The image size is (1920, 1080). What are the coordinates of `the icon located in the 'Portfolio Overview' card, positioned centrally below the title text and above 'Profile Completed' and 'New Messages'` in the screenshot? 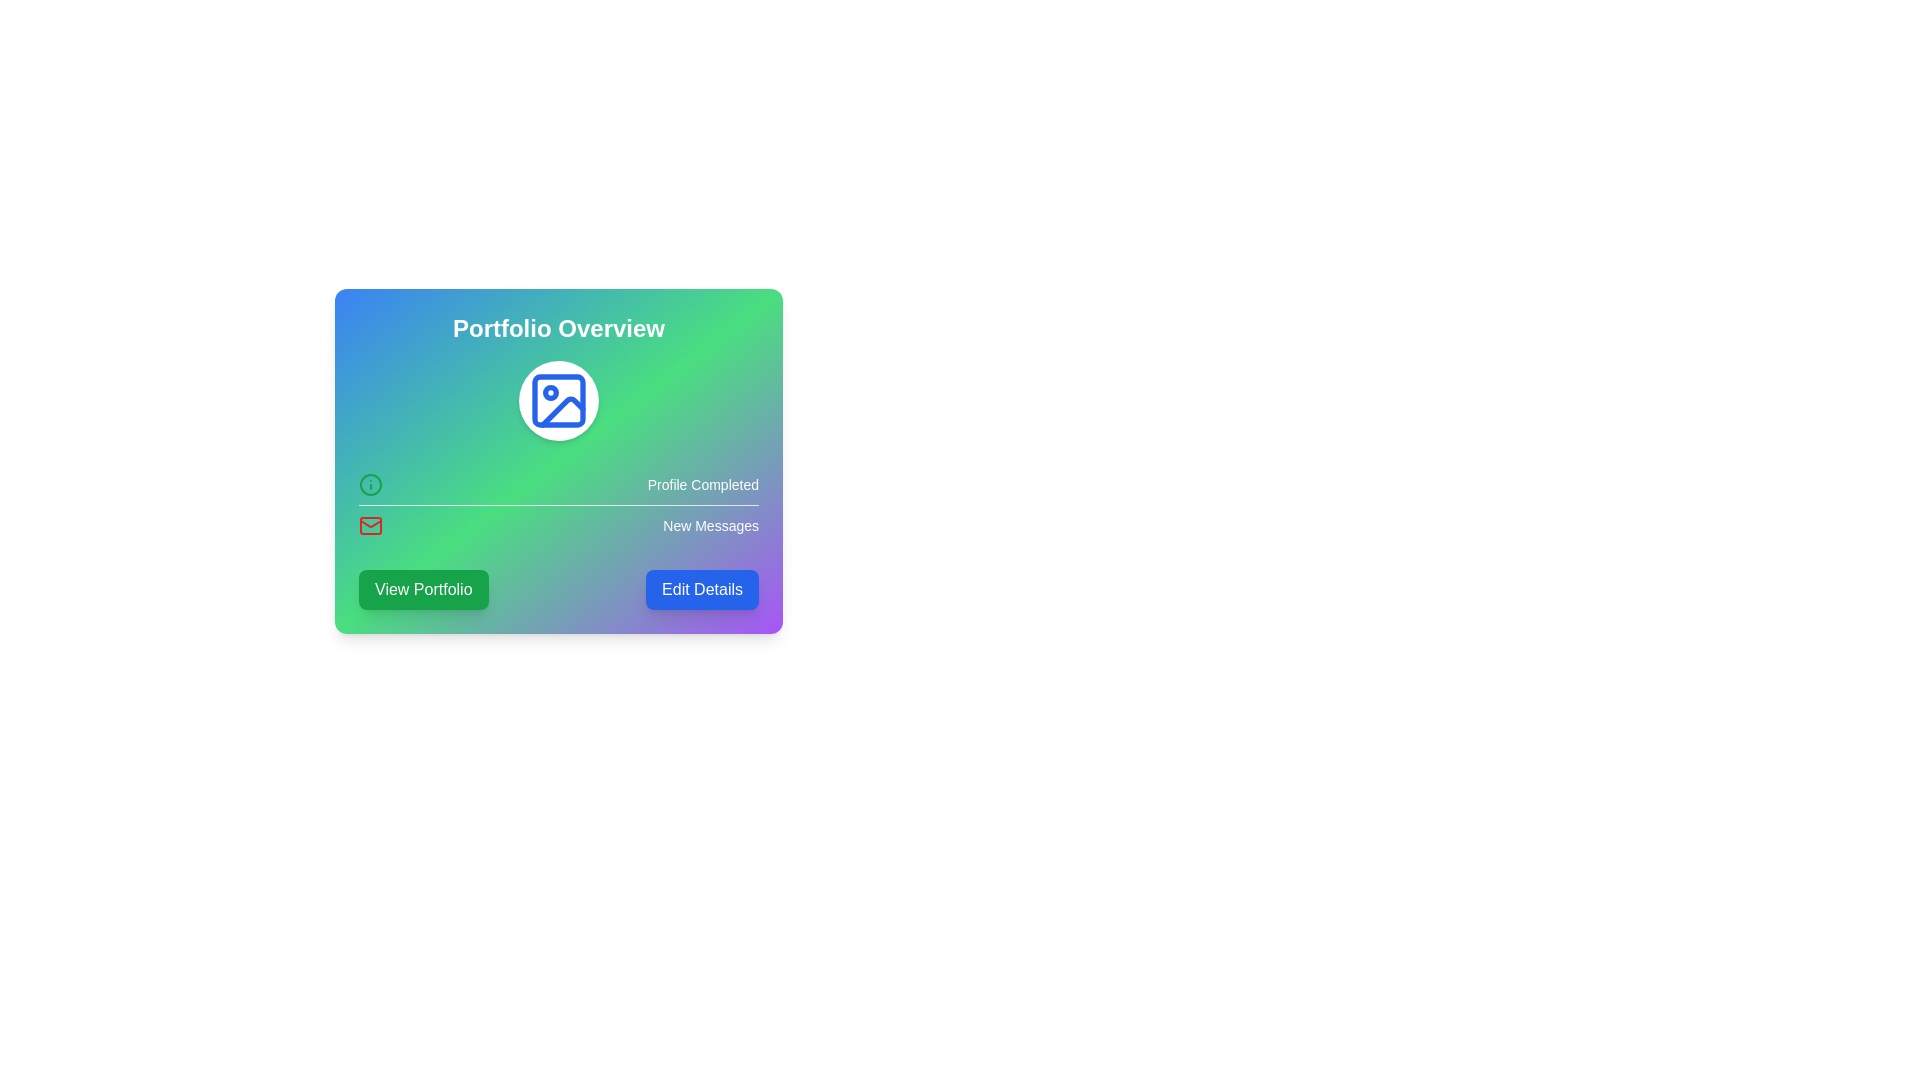 It's located at (558, 401).